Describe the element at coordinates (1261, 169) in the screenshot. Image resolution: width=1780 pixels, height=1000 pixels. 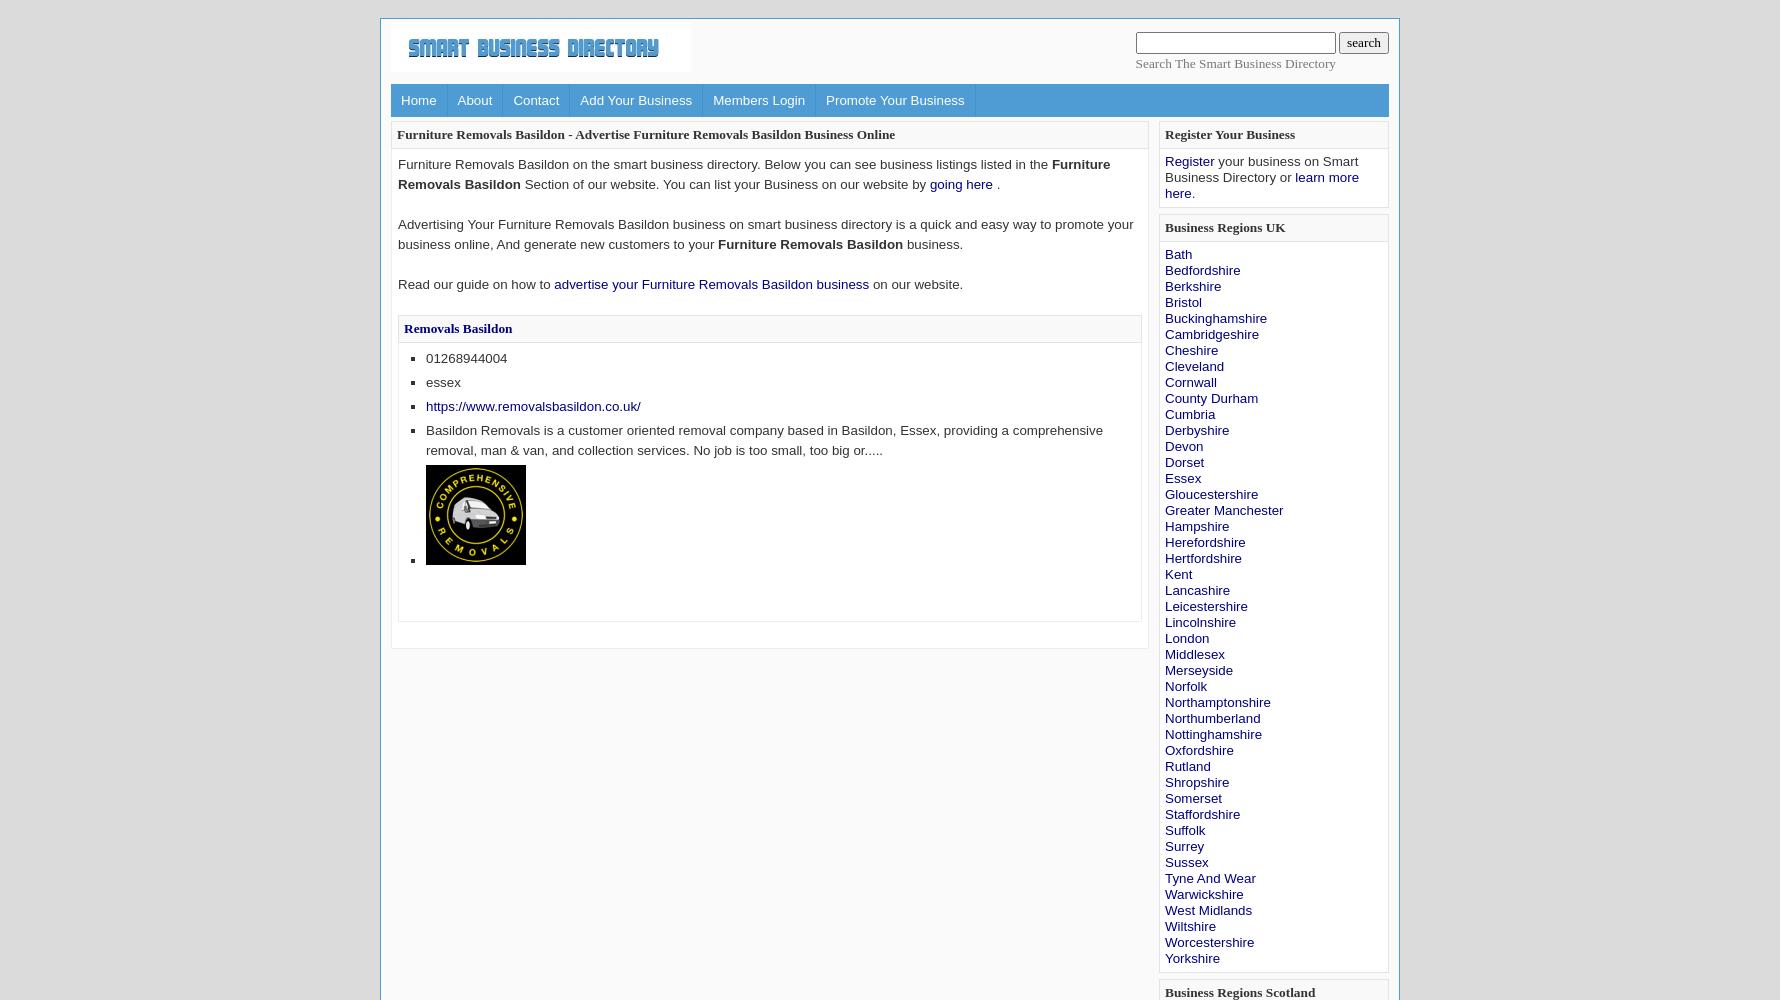
I see `'your business on Smart Business Directory or'` at that location.